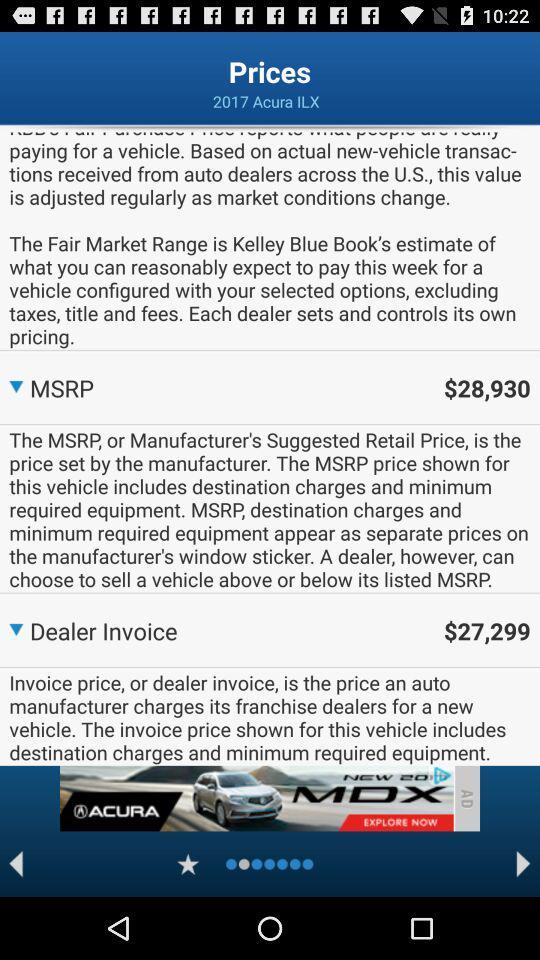 The image size is (540, 960). What do you see at coordinates (15, 924) in the screenshot?
I see `the arrow_backward icon` at bounding box center [15, 924].